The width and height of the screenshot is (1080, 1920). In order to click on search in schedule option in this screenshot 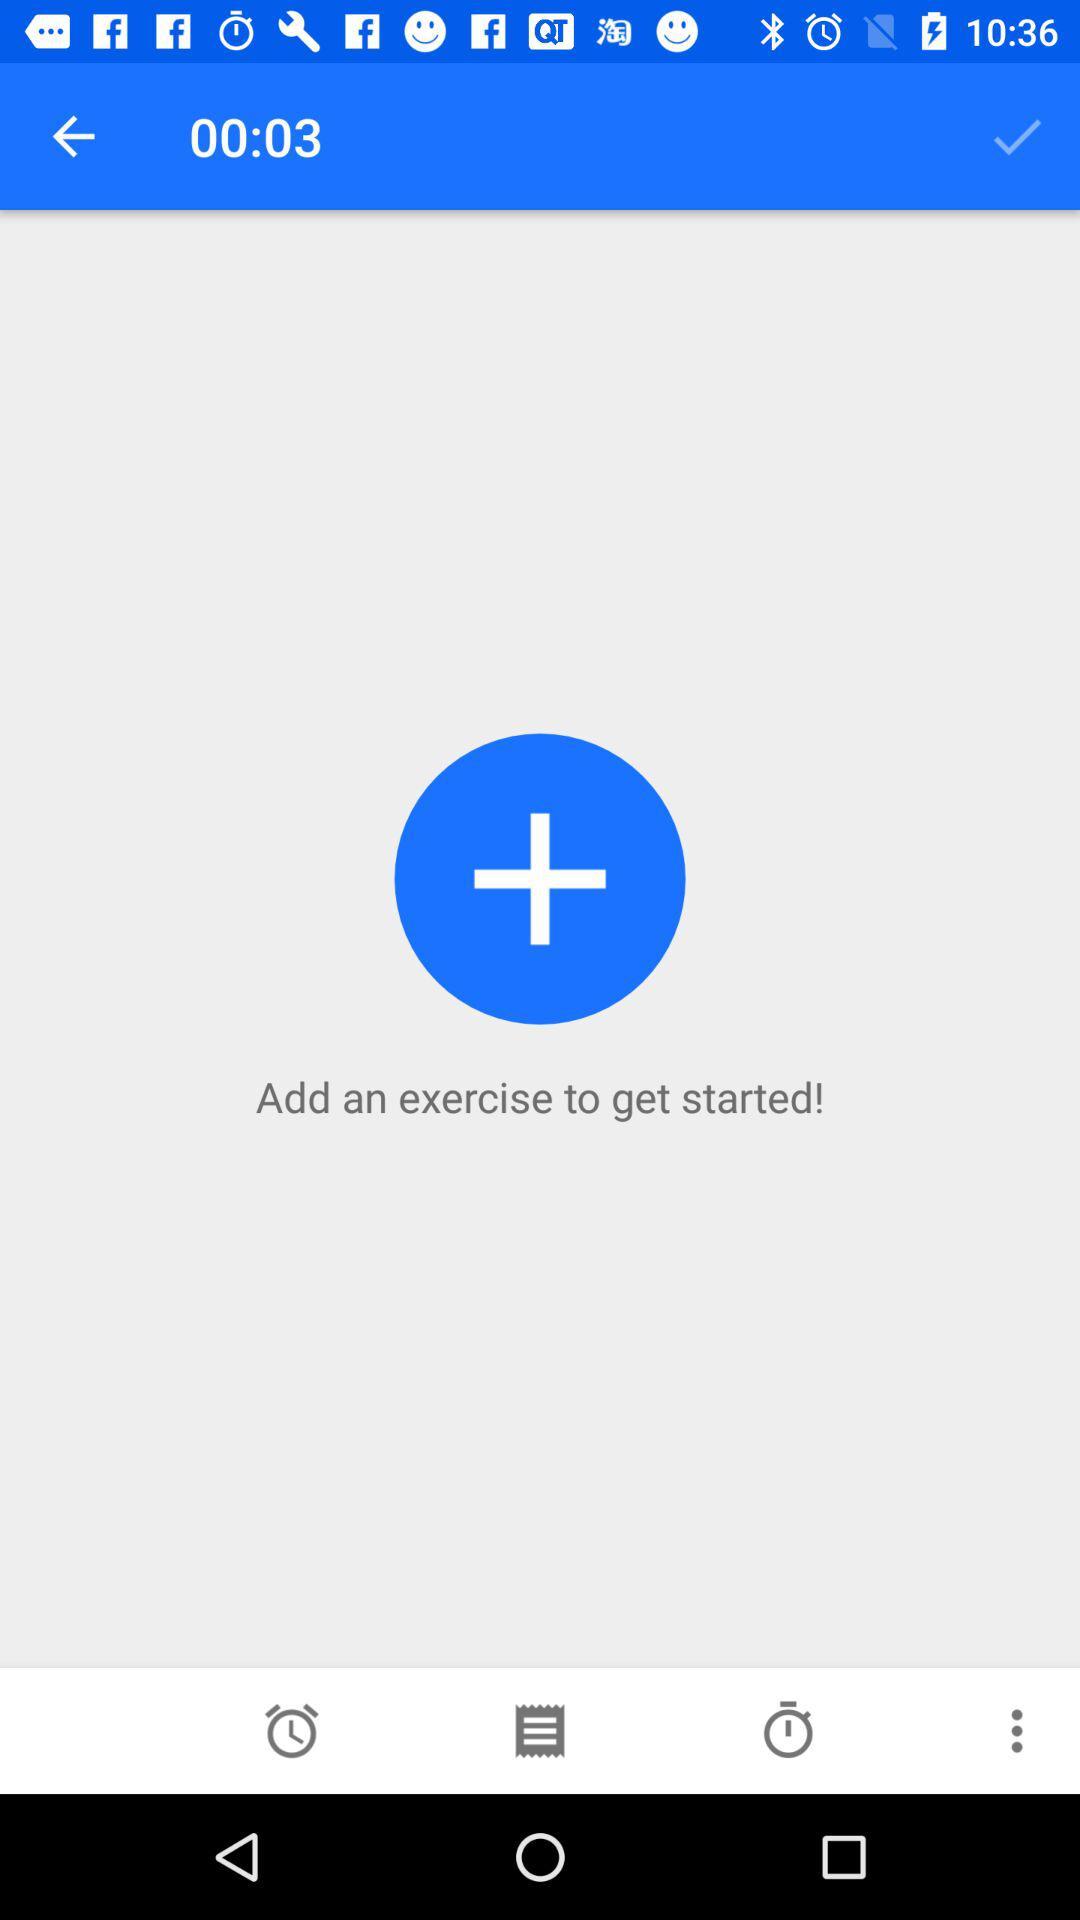, I will do `click(538, 1730)`.